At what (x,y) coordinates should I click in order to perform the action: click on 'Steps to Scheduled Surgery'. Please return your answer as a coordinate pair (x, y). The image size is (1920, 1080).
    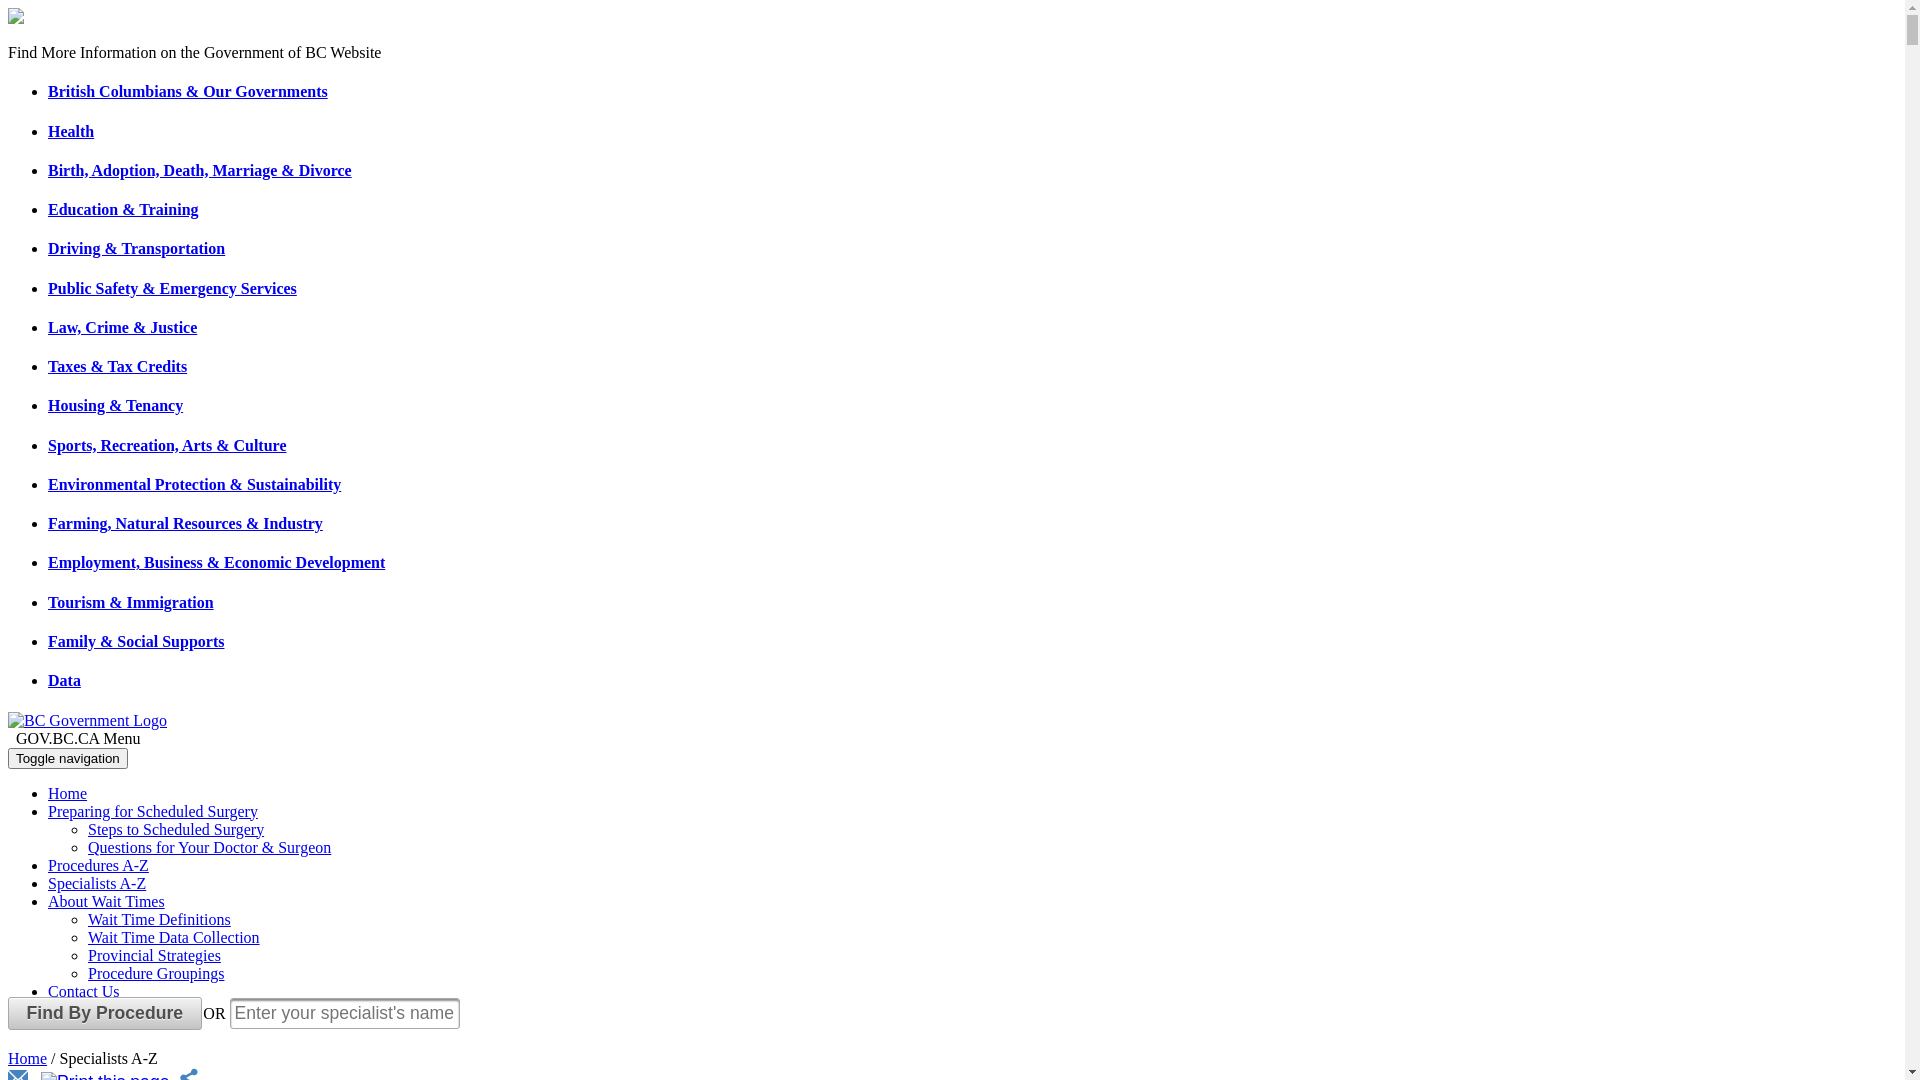
    Looking at the image, I should click on (86, 829).